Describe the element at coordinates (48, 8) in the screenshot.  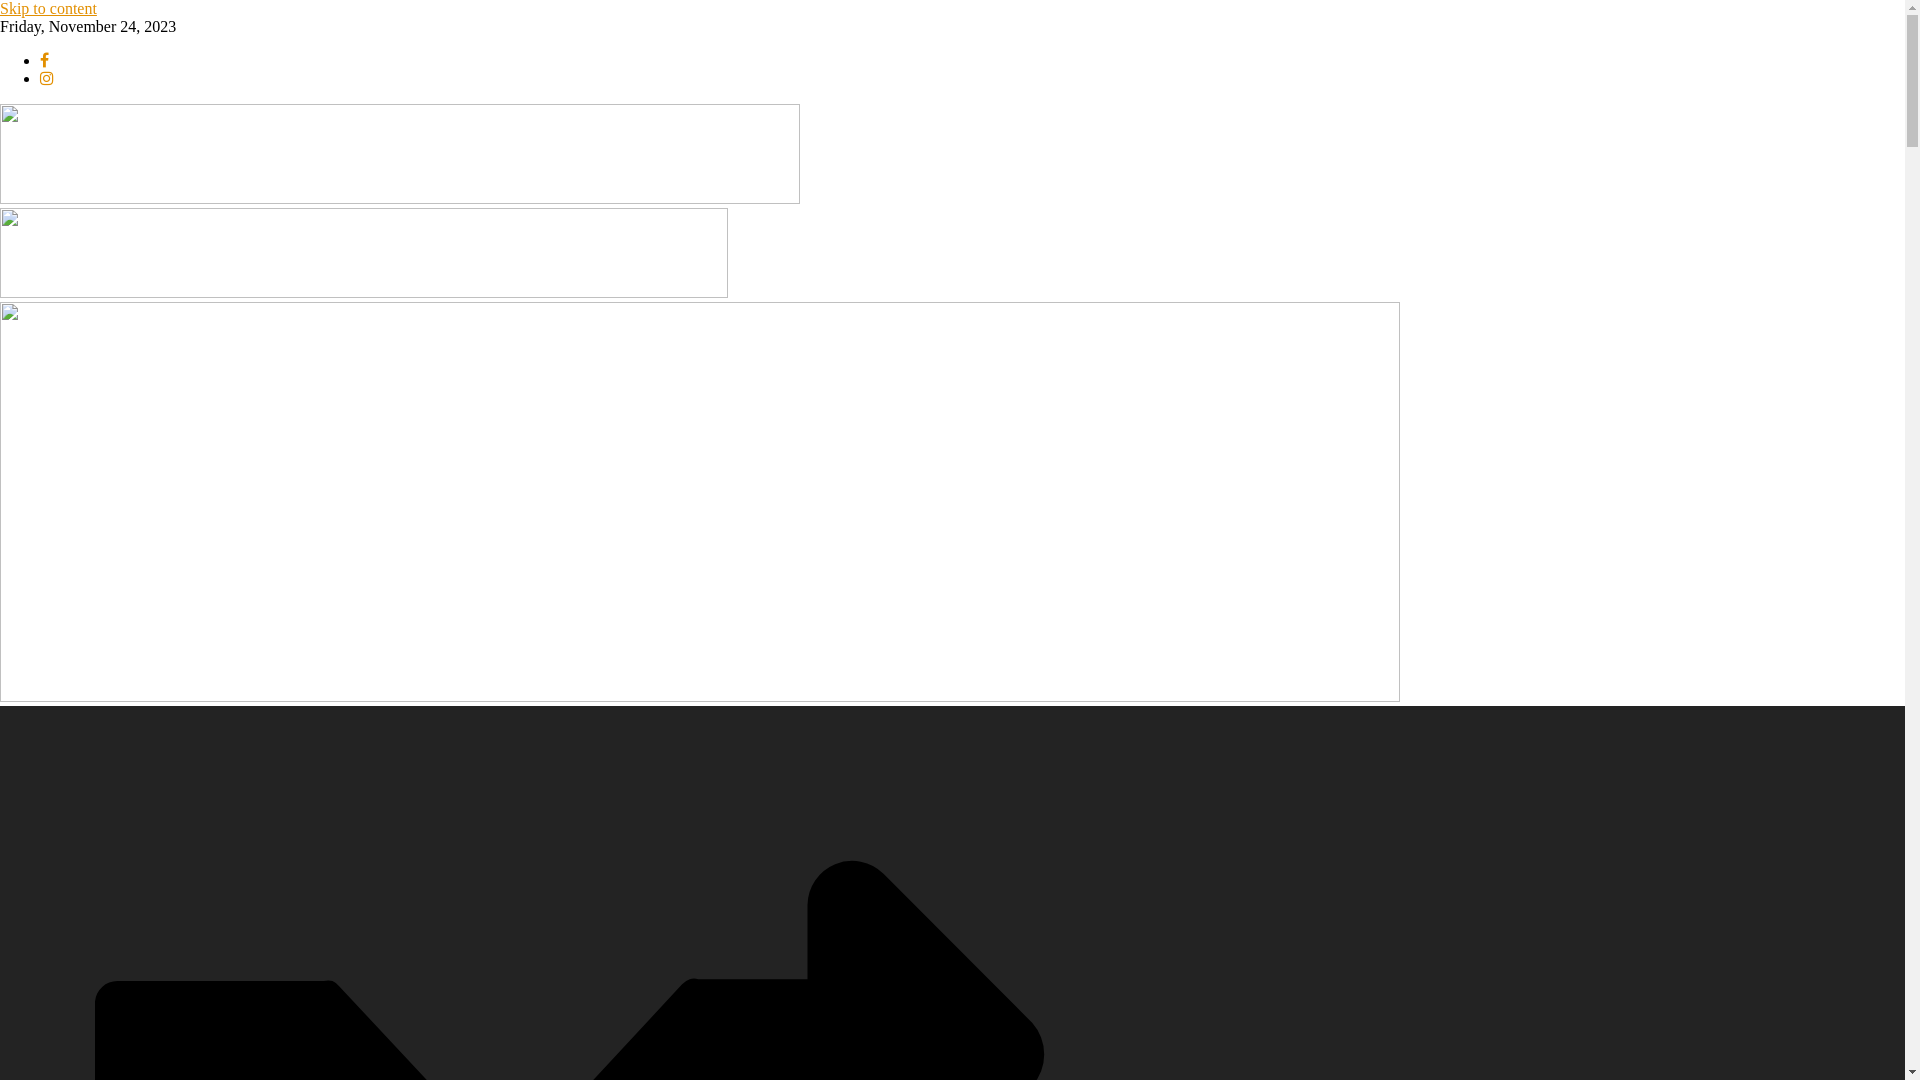
I see `'Skip to content'` at that location.